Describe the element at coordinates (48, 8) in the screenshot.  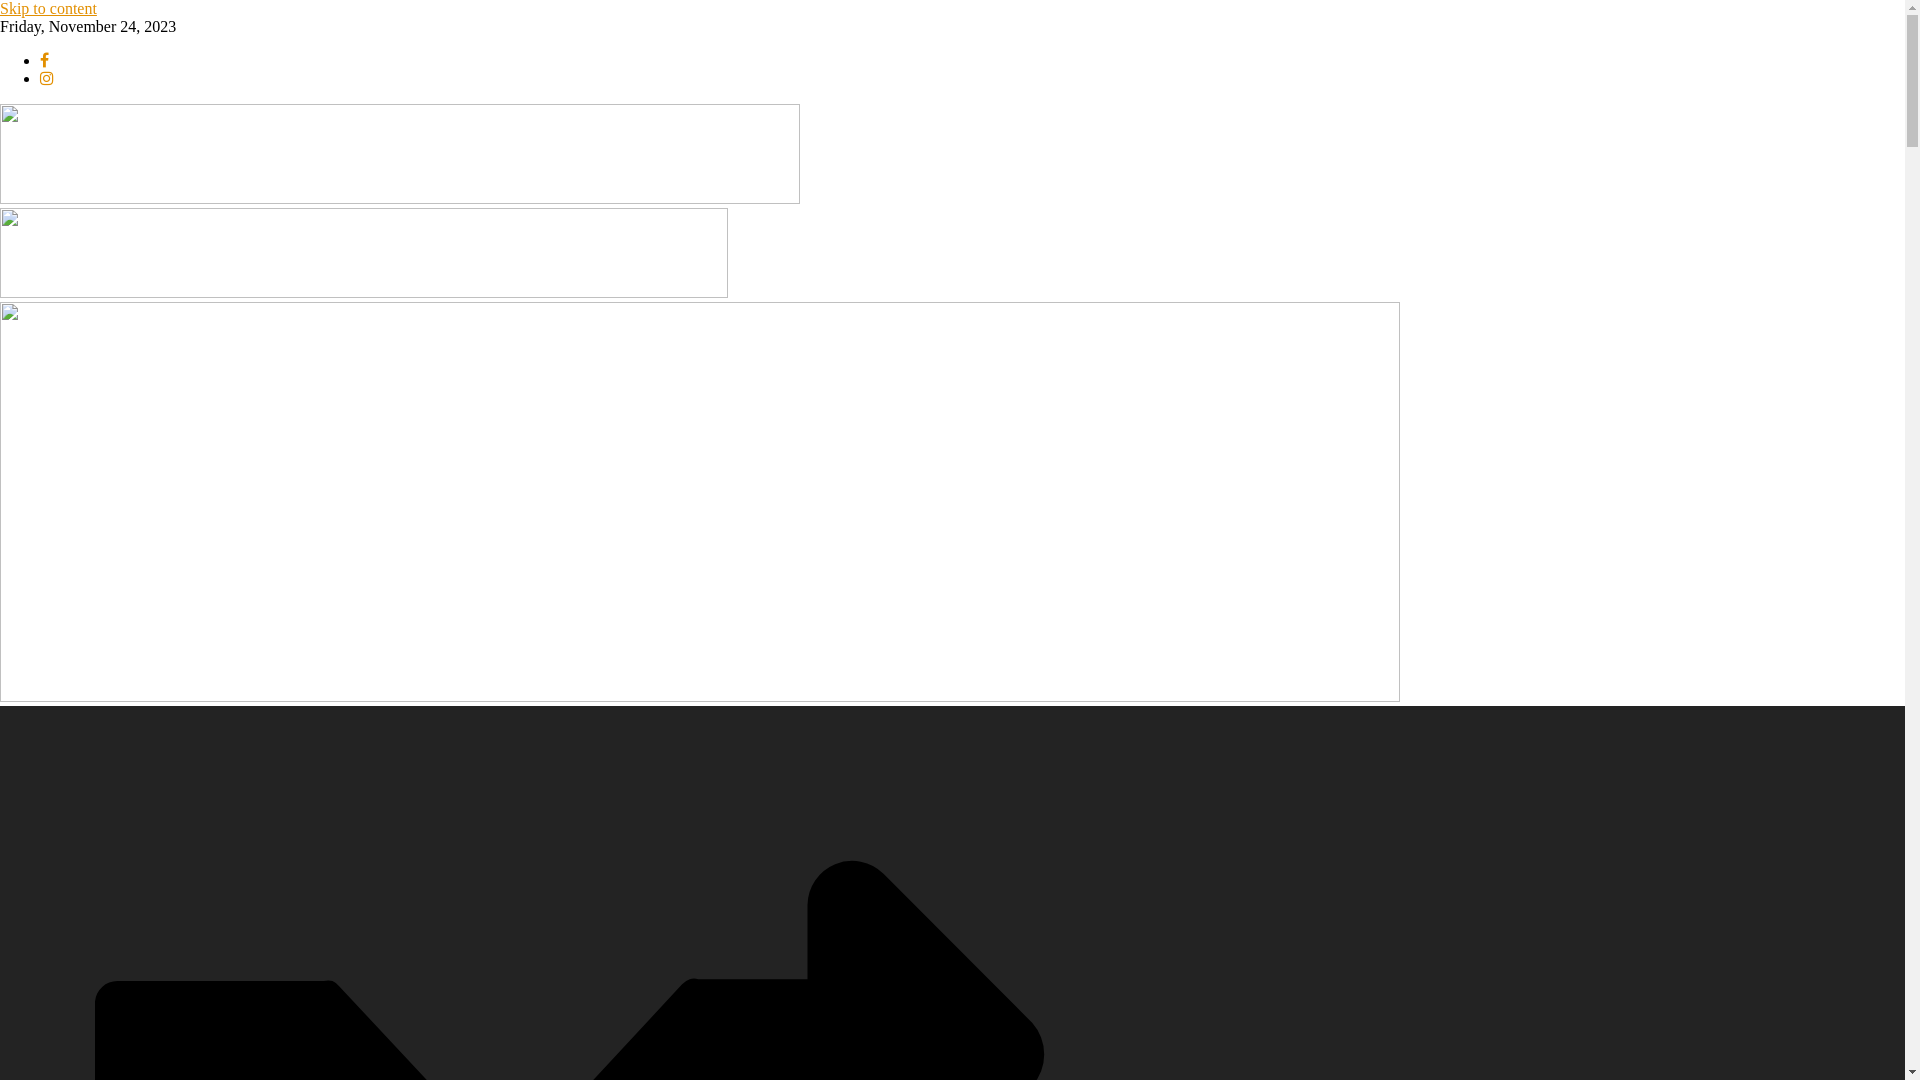
I see `'Skip to content'` at that location.